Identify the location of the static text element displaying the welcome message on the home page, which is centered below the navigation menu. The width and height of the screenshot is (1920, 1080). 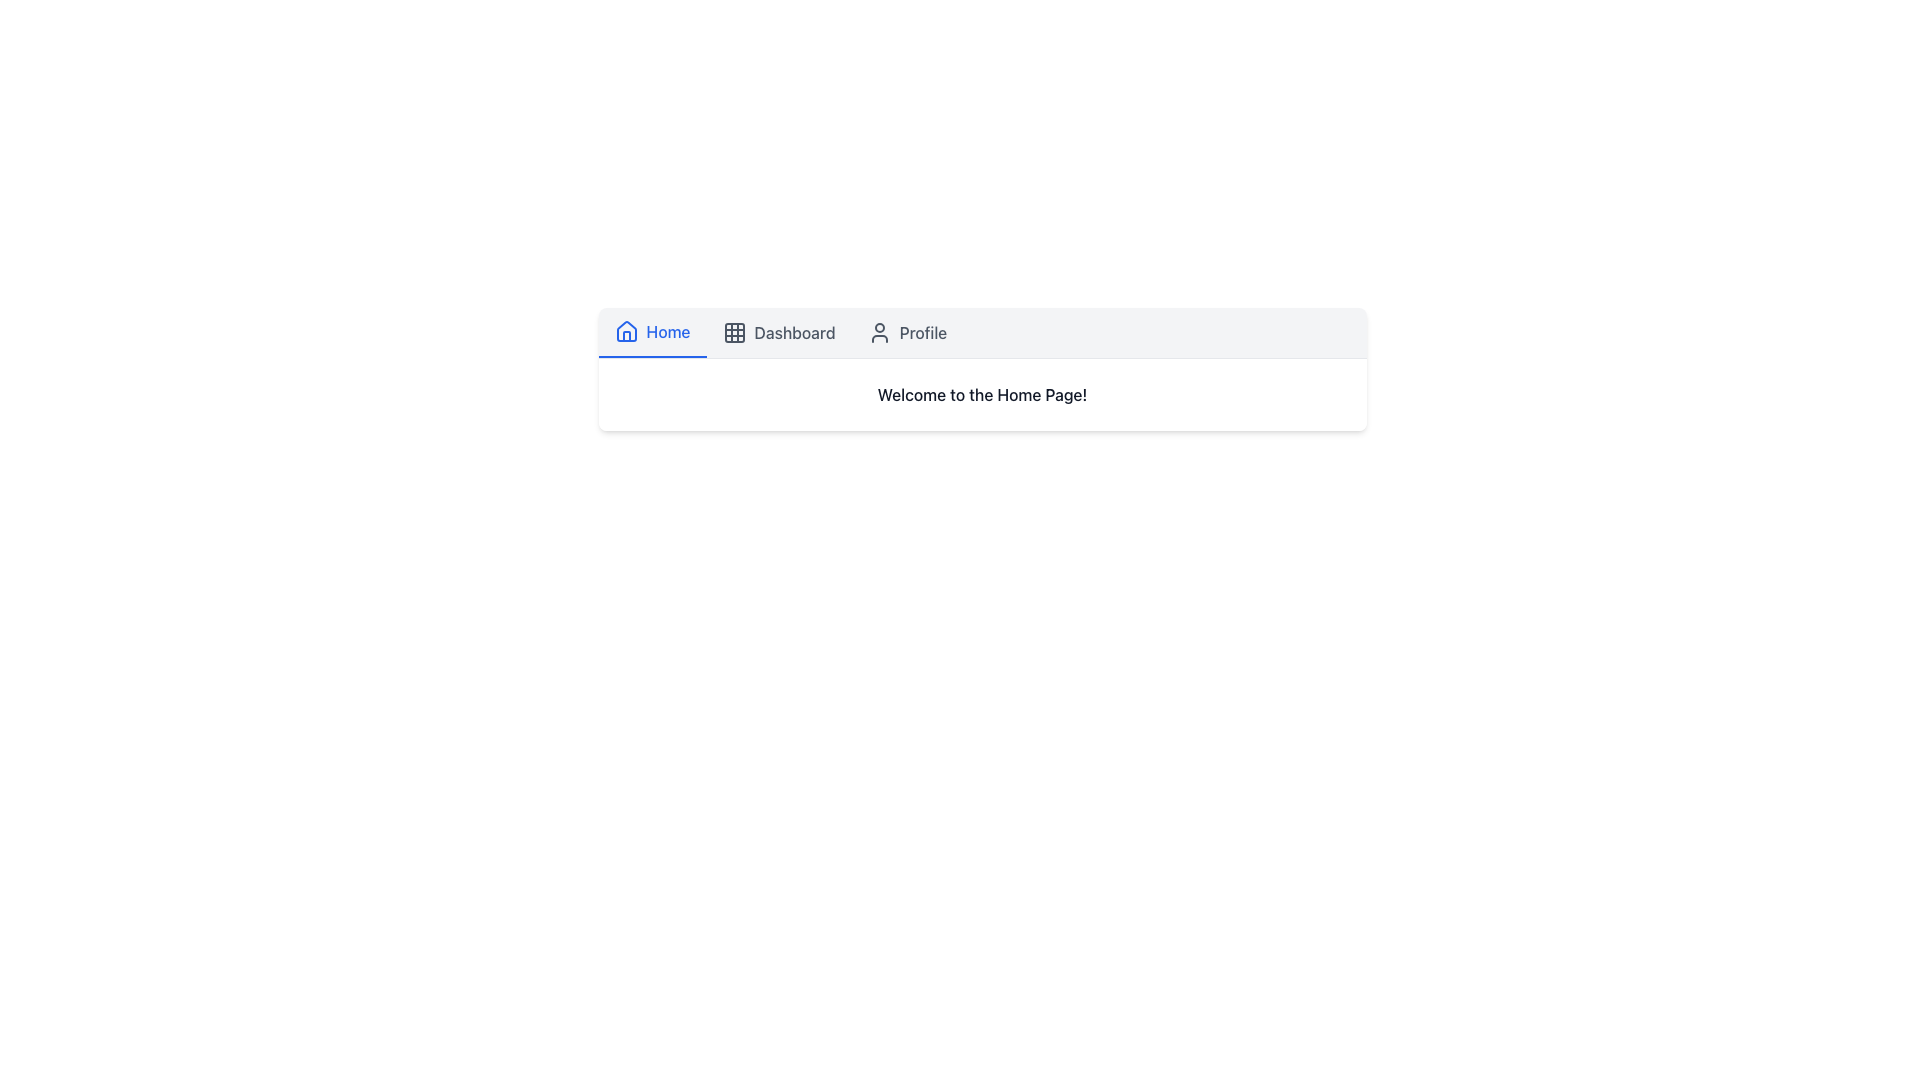
(982, 394).